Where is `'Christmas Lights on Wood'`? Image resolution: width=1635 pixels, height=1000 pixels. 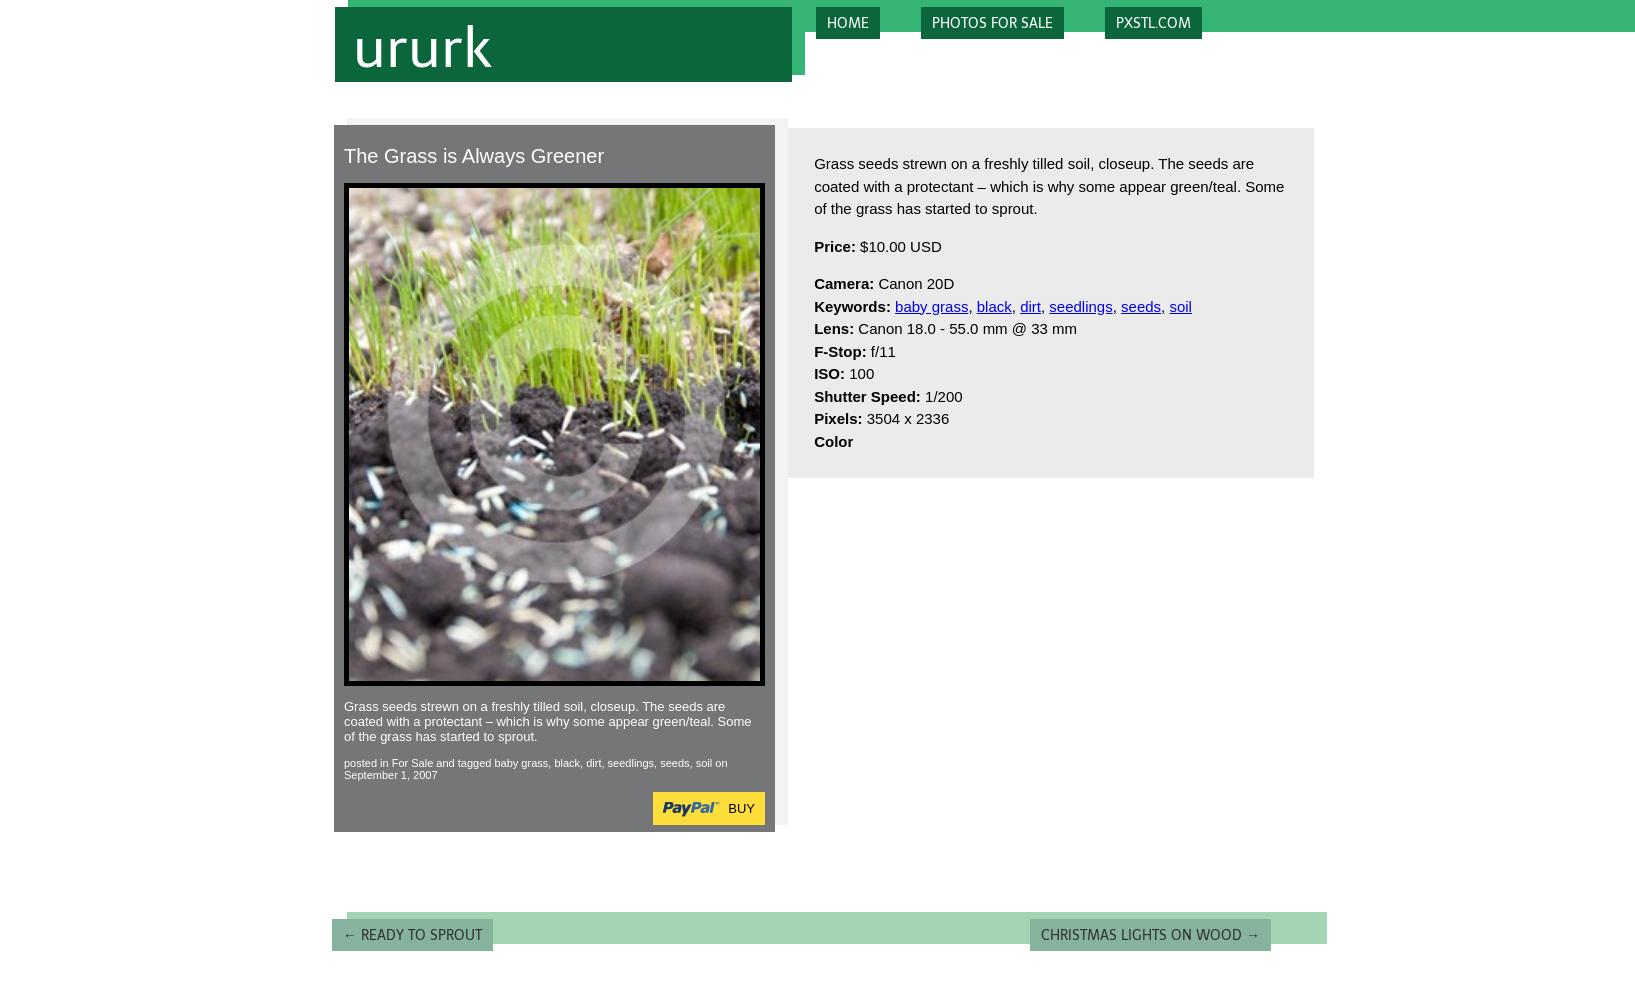
'Christmas Lights on Wood' is located at coordinates (1143, 934).